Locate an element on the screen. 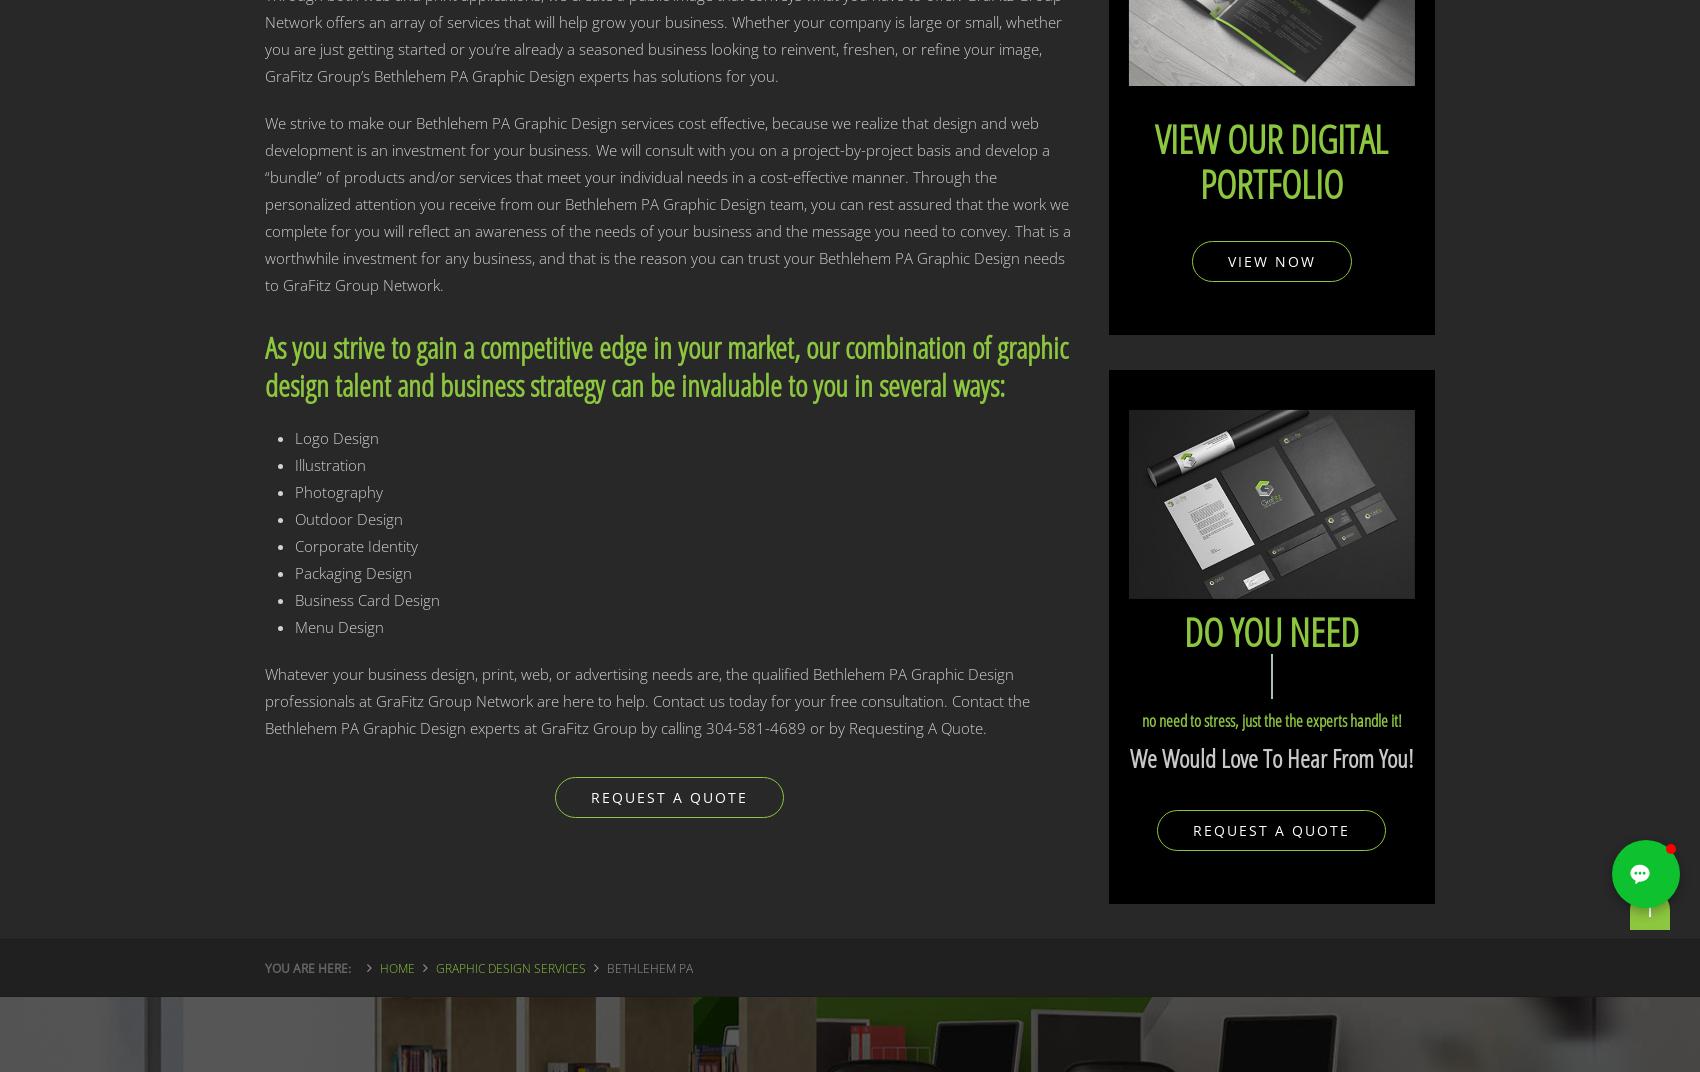 This screenshot has width=1700, height=1072. 'Graphic Design Services' is located at coordinates (511, 967).